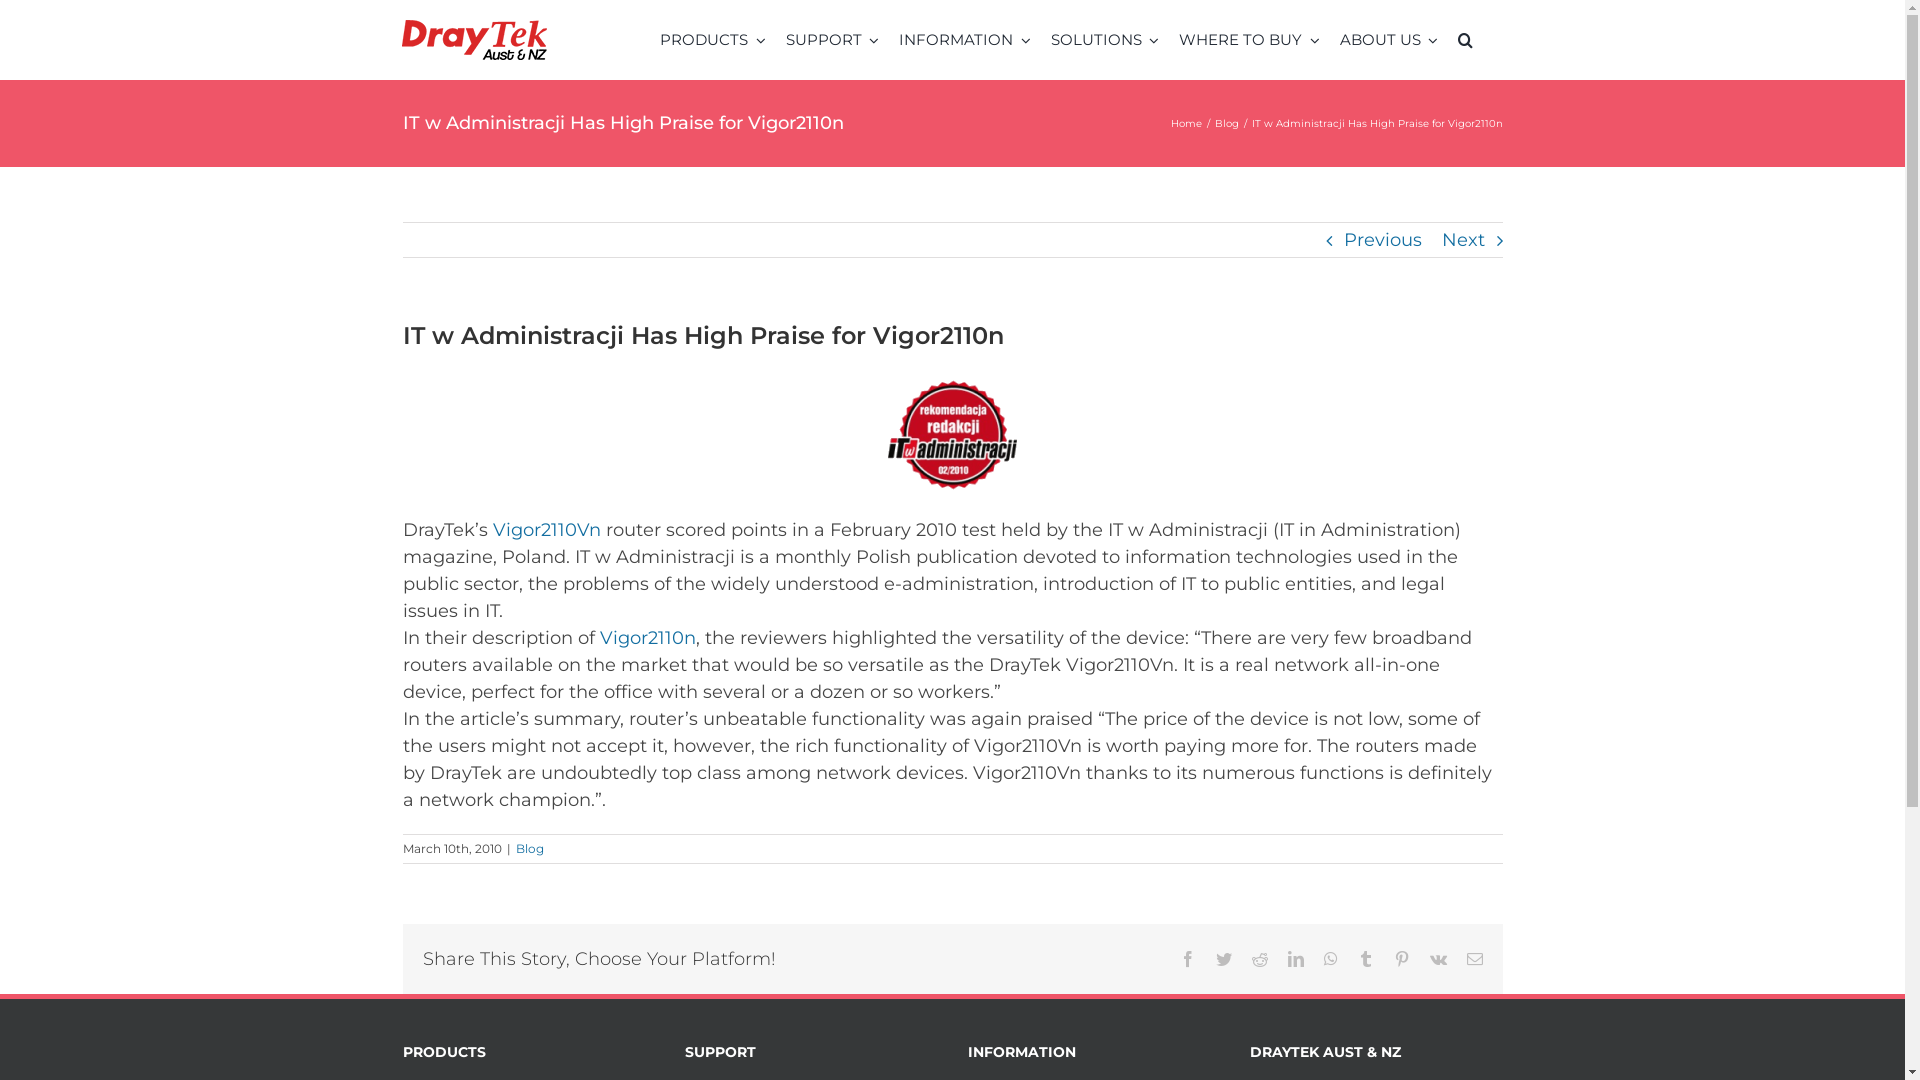 The height and width of the screenshot is (1080, 1920). Describe the element at coordinates (1330, 958) in the screenshot. I see `'WhatsApp'` at that location.